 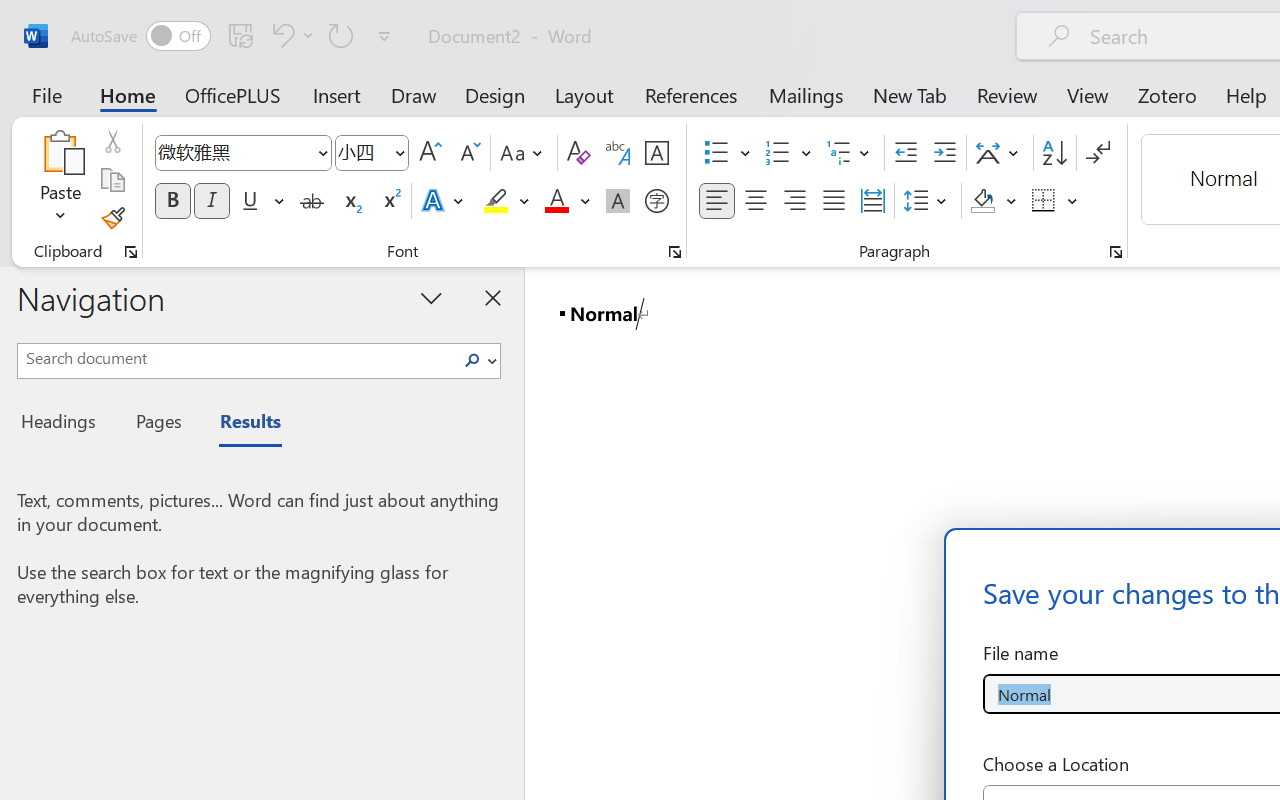 What do you see at coordinates (172, 201) in the screenshot?
I see `'Bold'` at bounding box center [172, 201].